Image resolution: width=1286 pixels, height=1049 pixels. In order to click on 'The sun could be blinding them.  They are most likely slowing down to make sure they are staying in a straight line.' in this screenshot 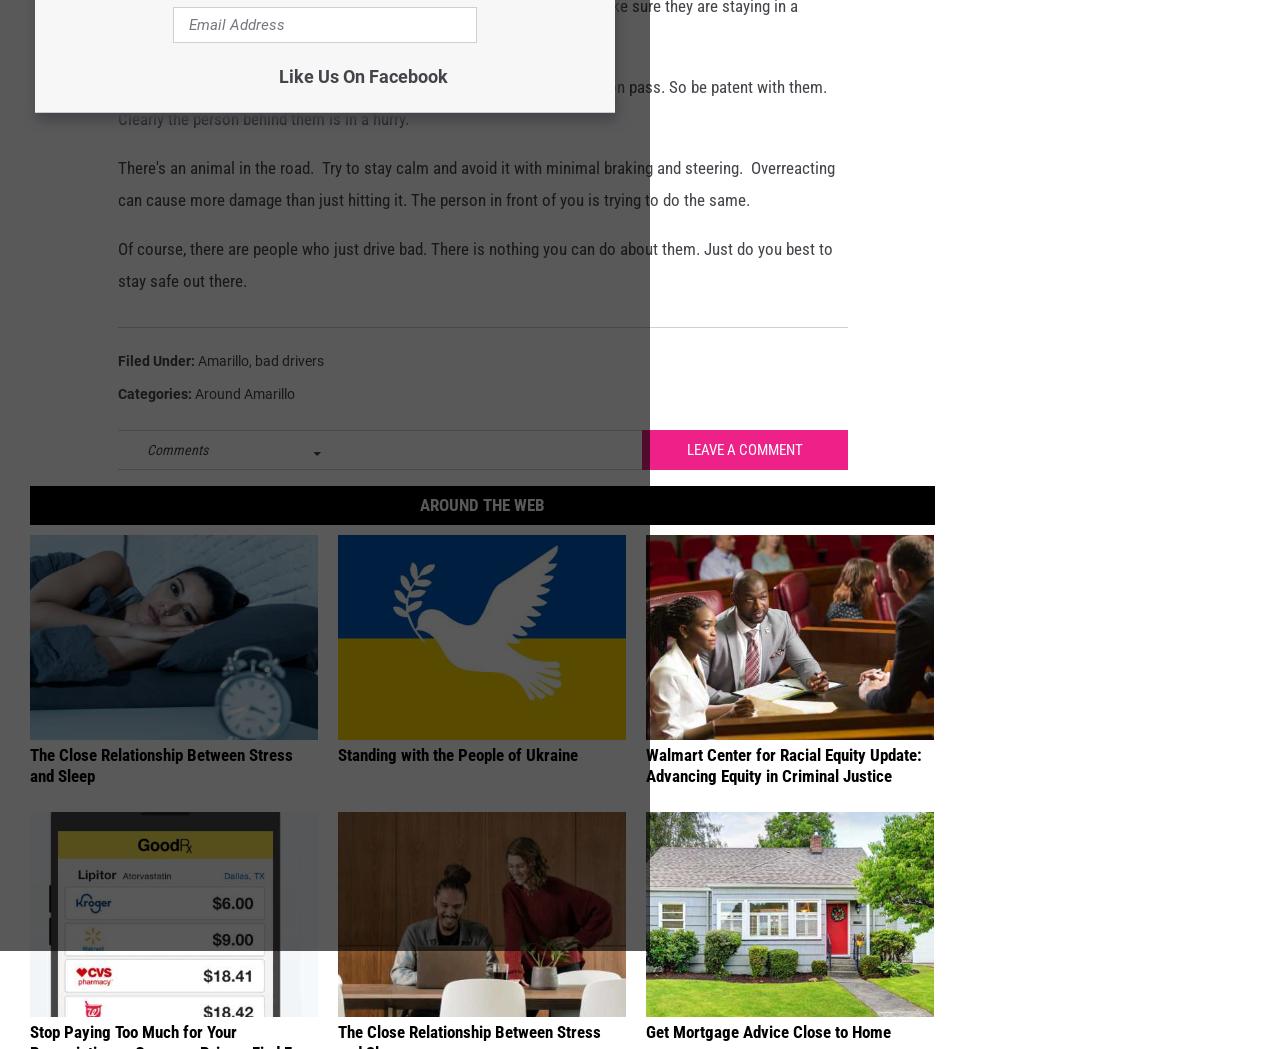, I will do `click(456, 54)`.